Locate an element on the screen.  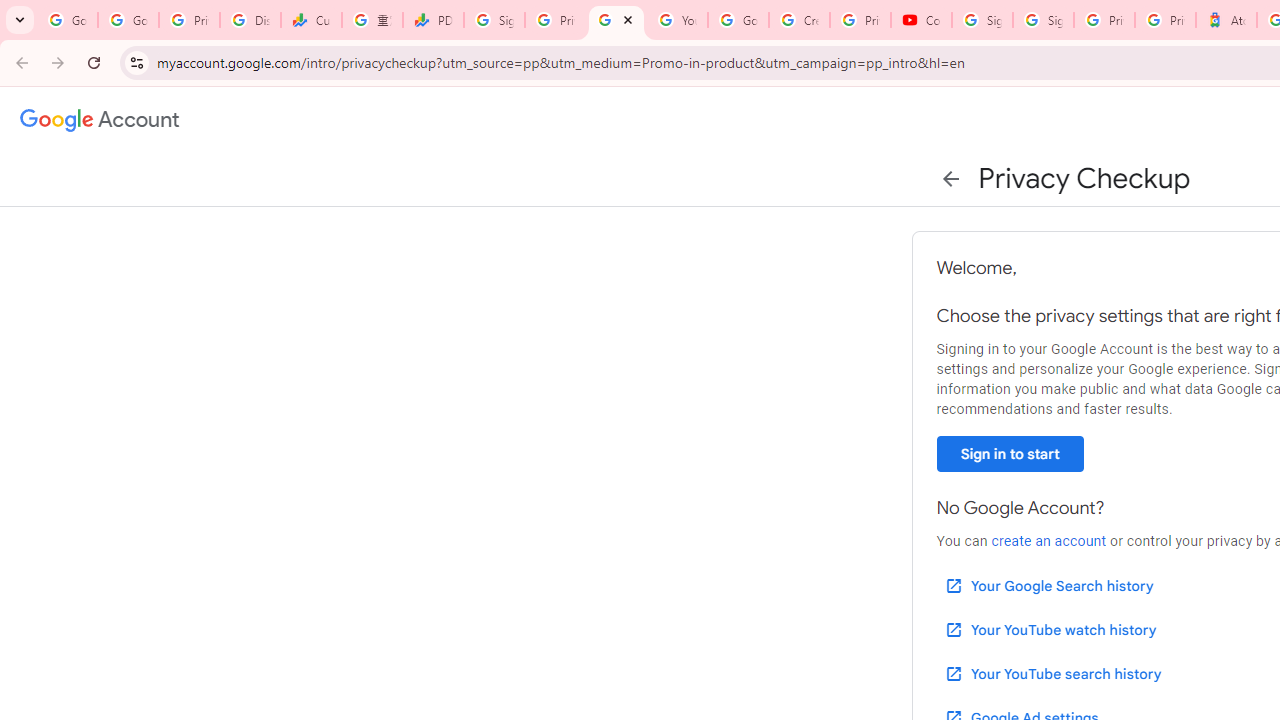
'Sign in - Google Accounts' is located at coordinates (982, 20).